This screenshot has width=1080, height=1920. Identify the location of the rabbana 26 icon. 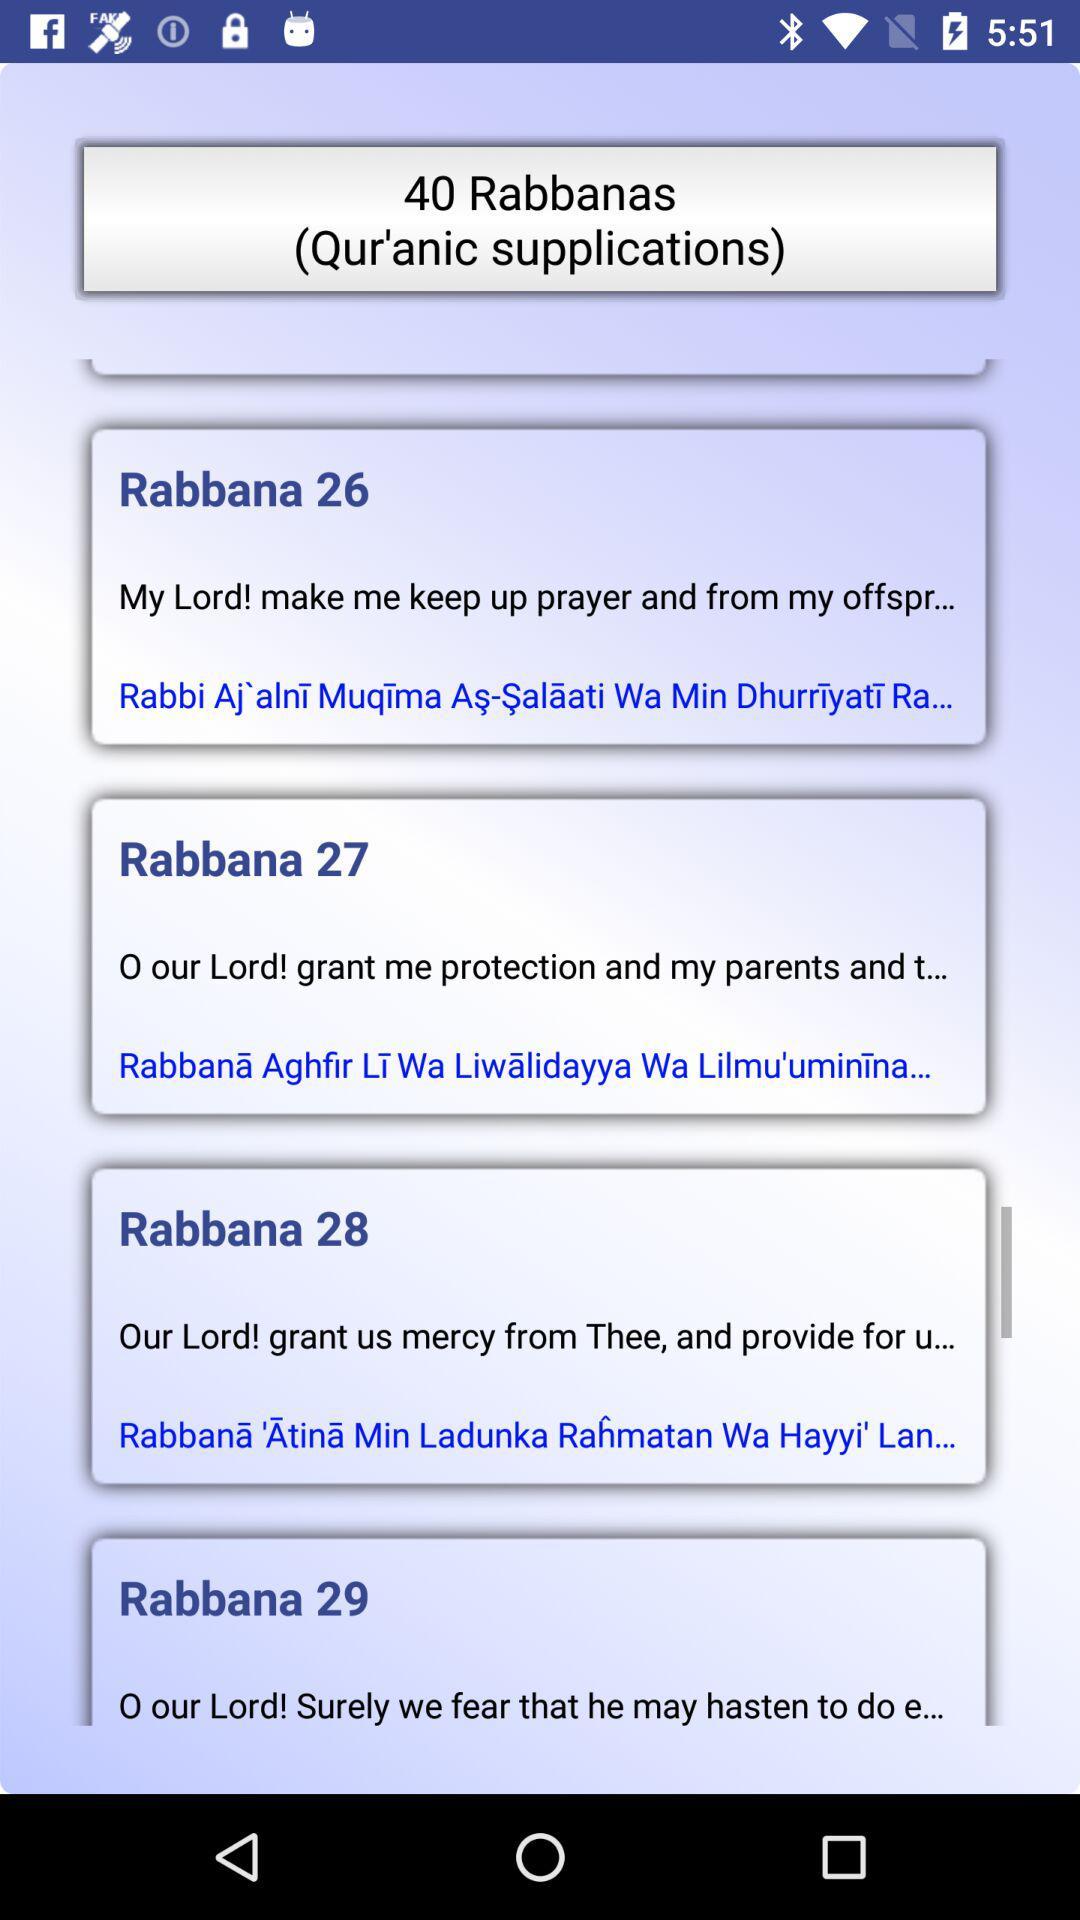
(537, 467).